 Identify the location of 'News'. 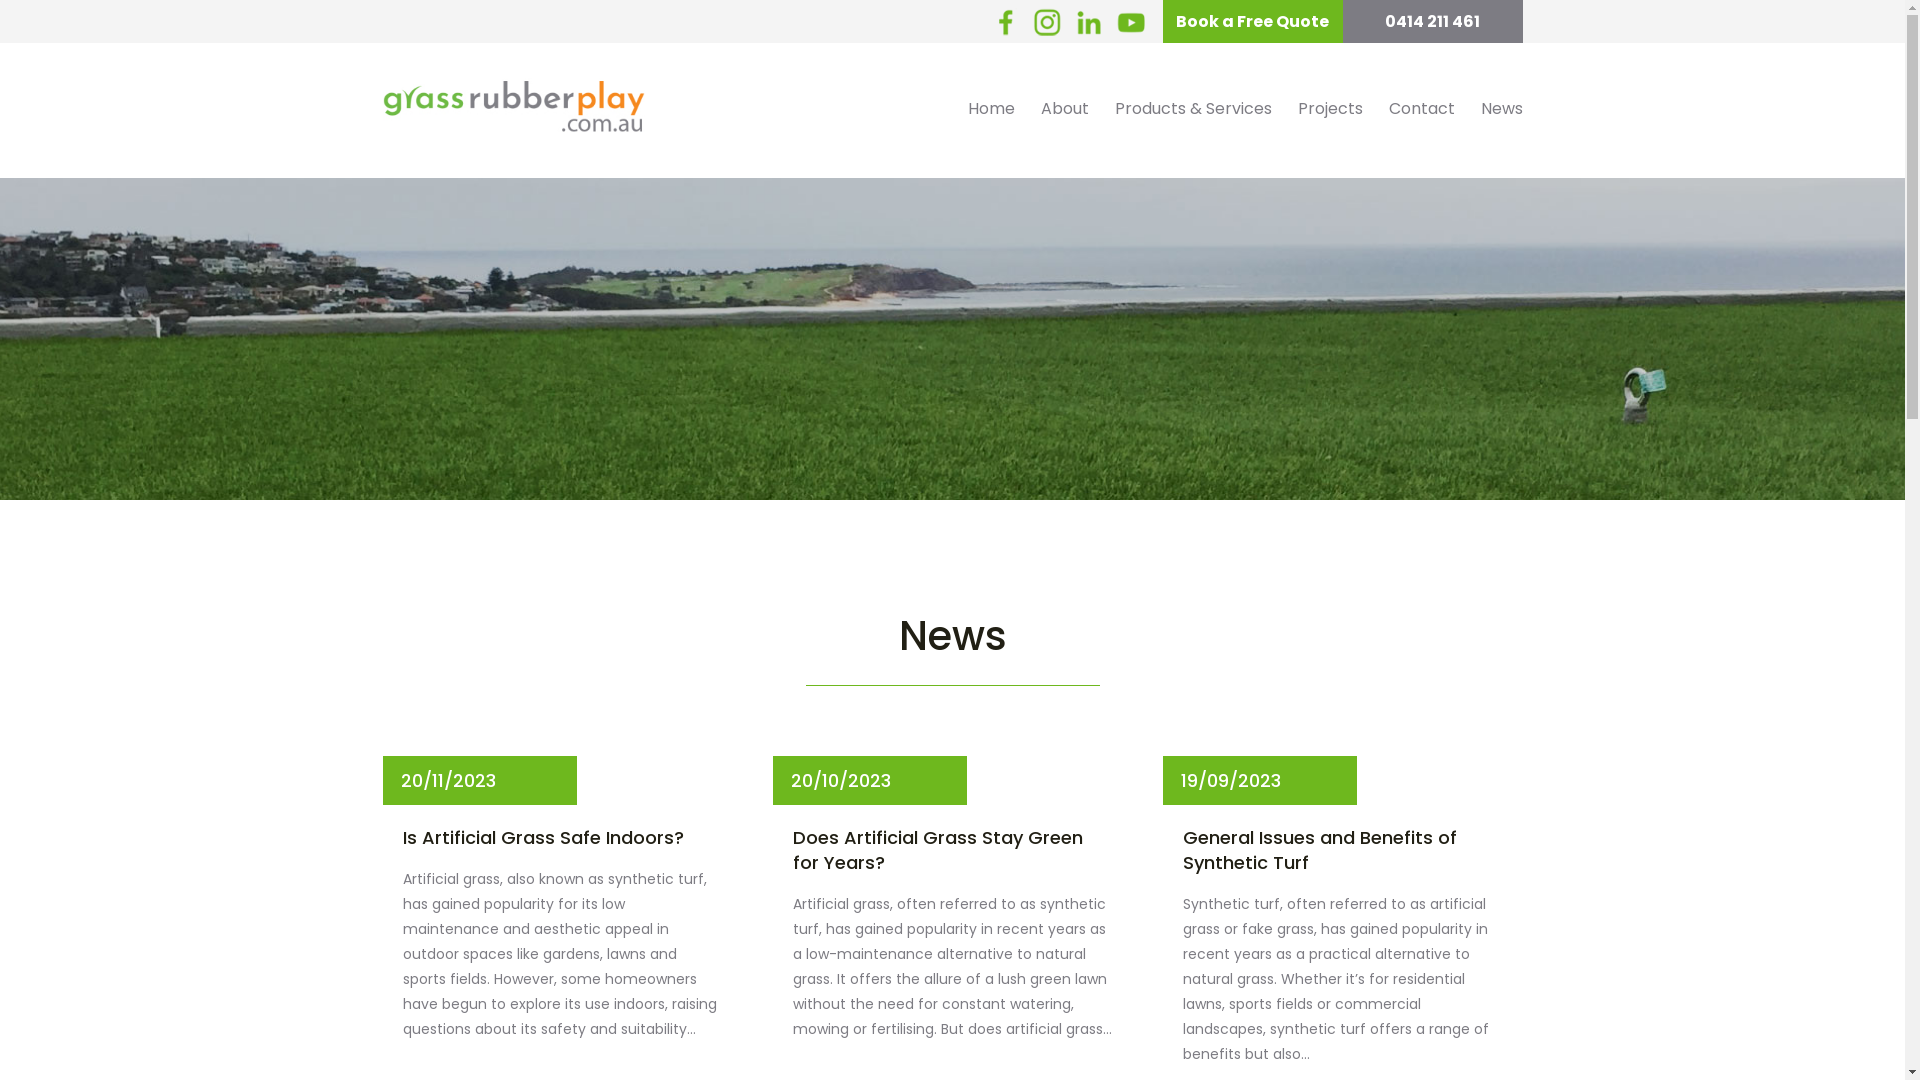
(1468, 108).